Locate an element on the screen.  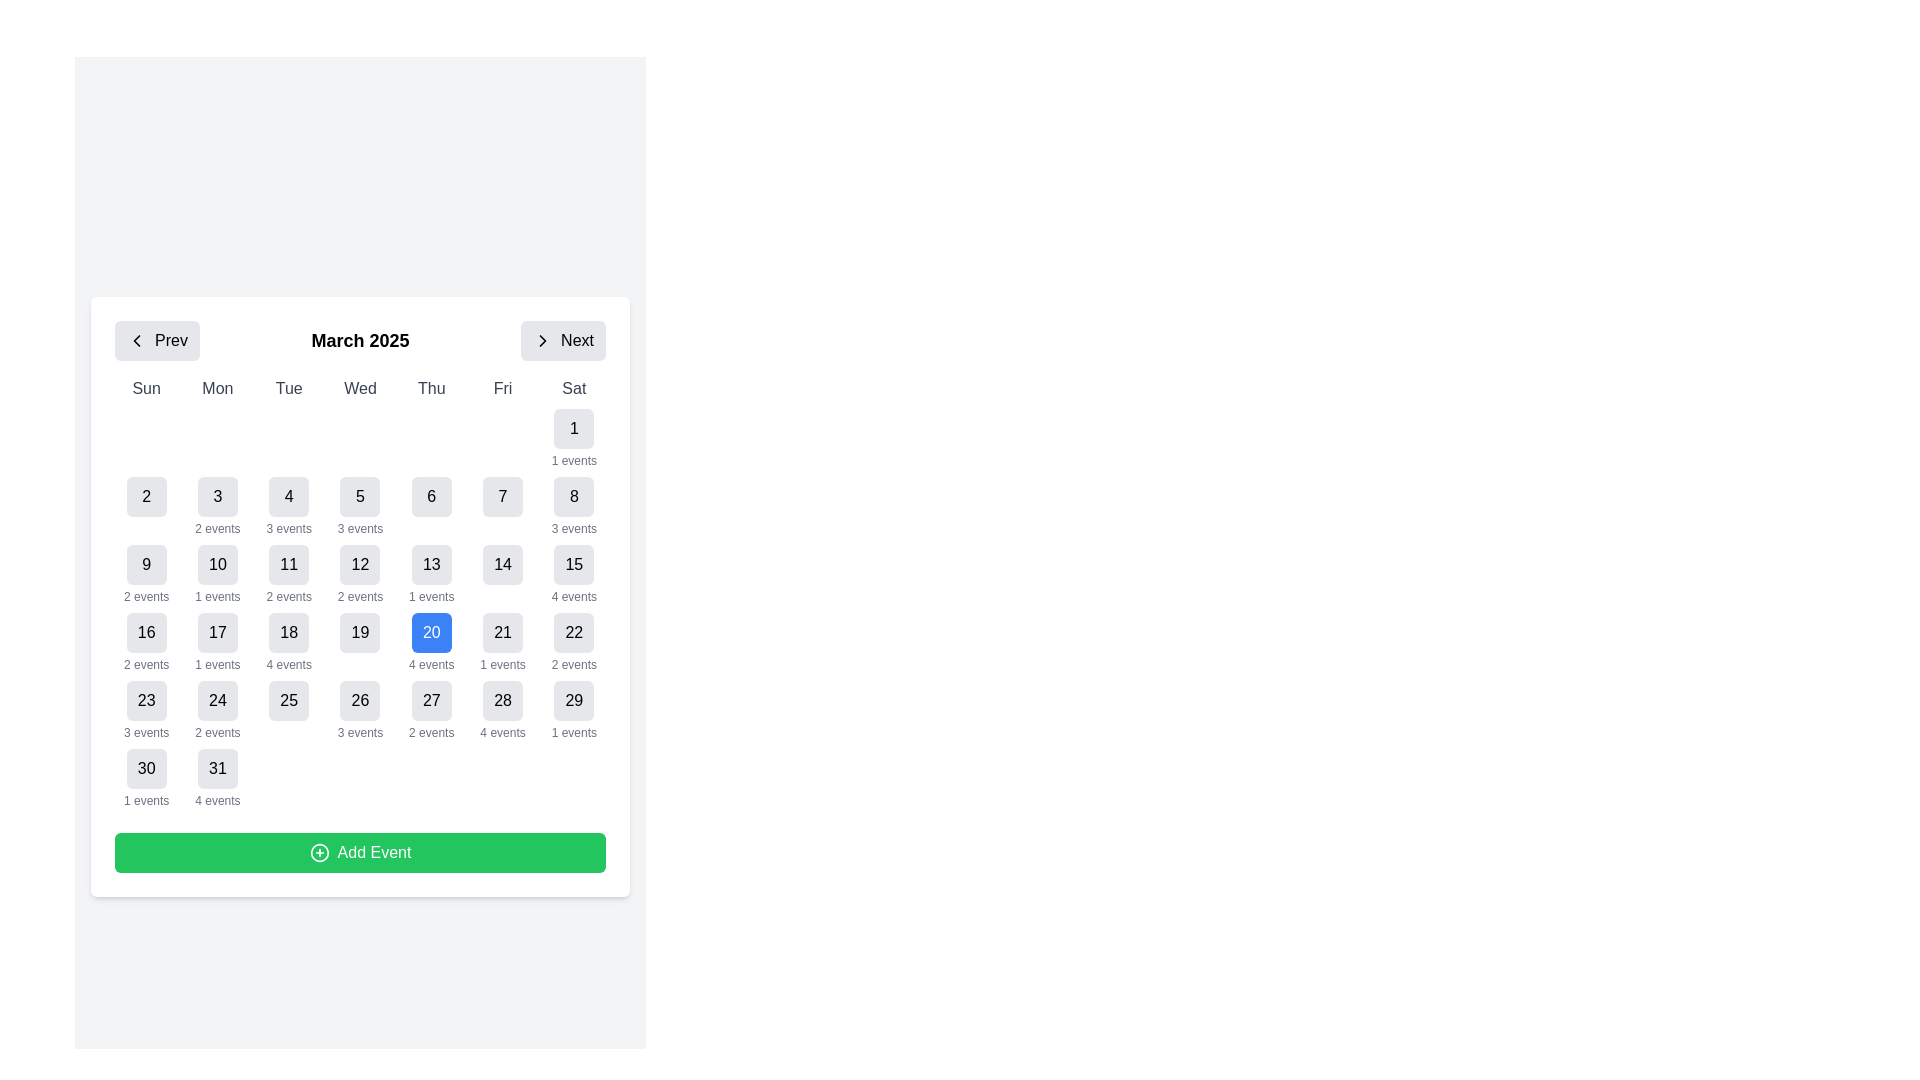
the calendar day cell for the 24th, which has a light gray background and the text '24' centered in a square box is located at coordinates (217, 709).